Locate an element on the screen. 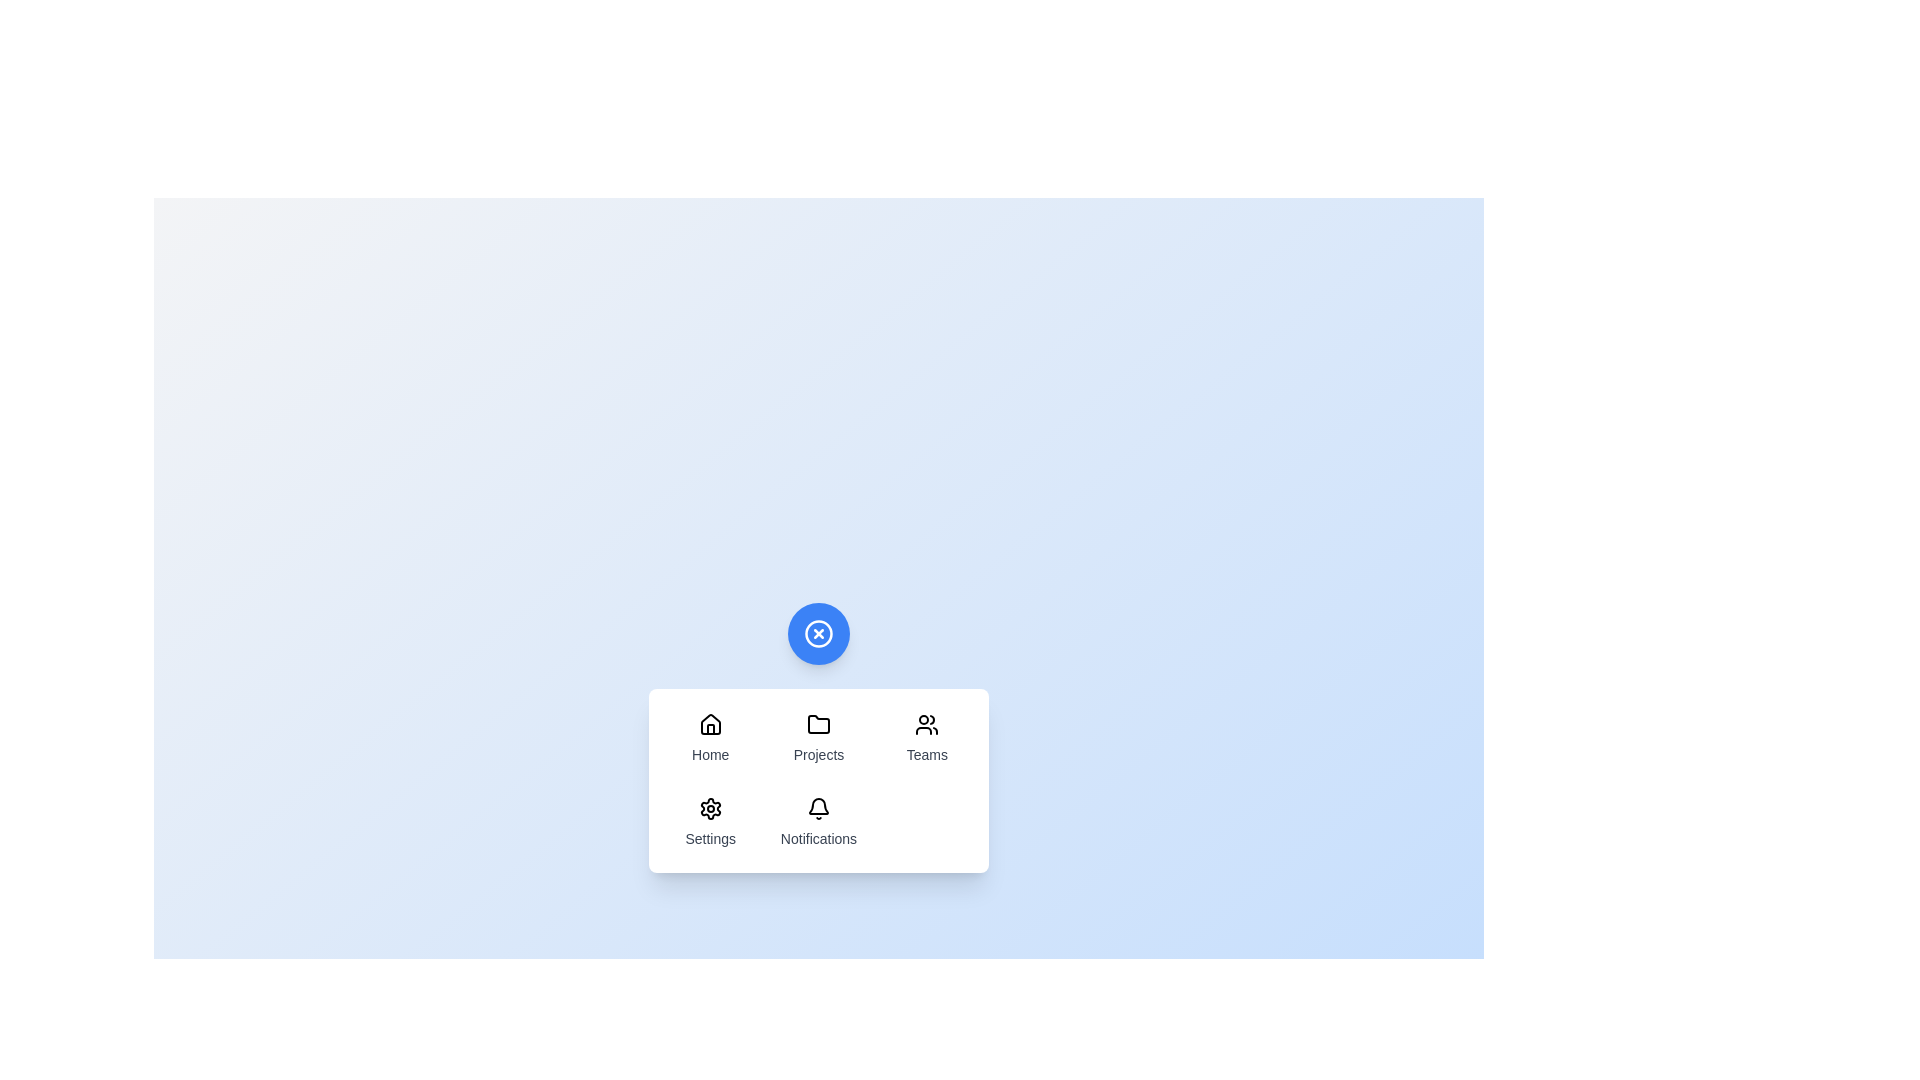 The width and height of the screenshot is (1920, 1080). the menu item labeled Teams is located at coordinates (926, 739).